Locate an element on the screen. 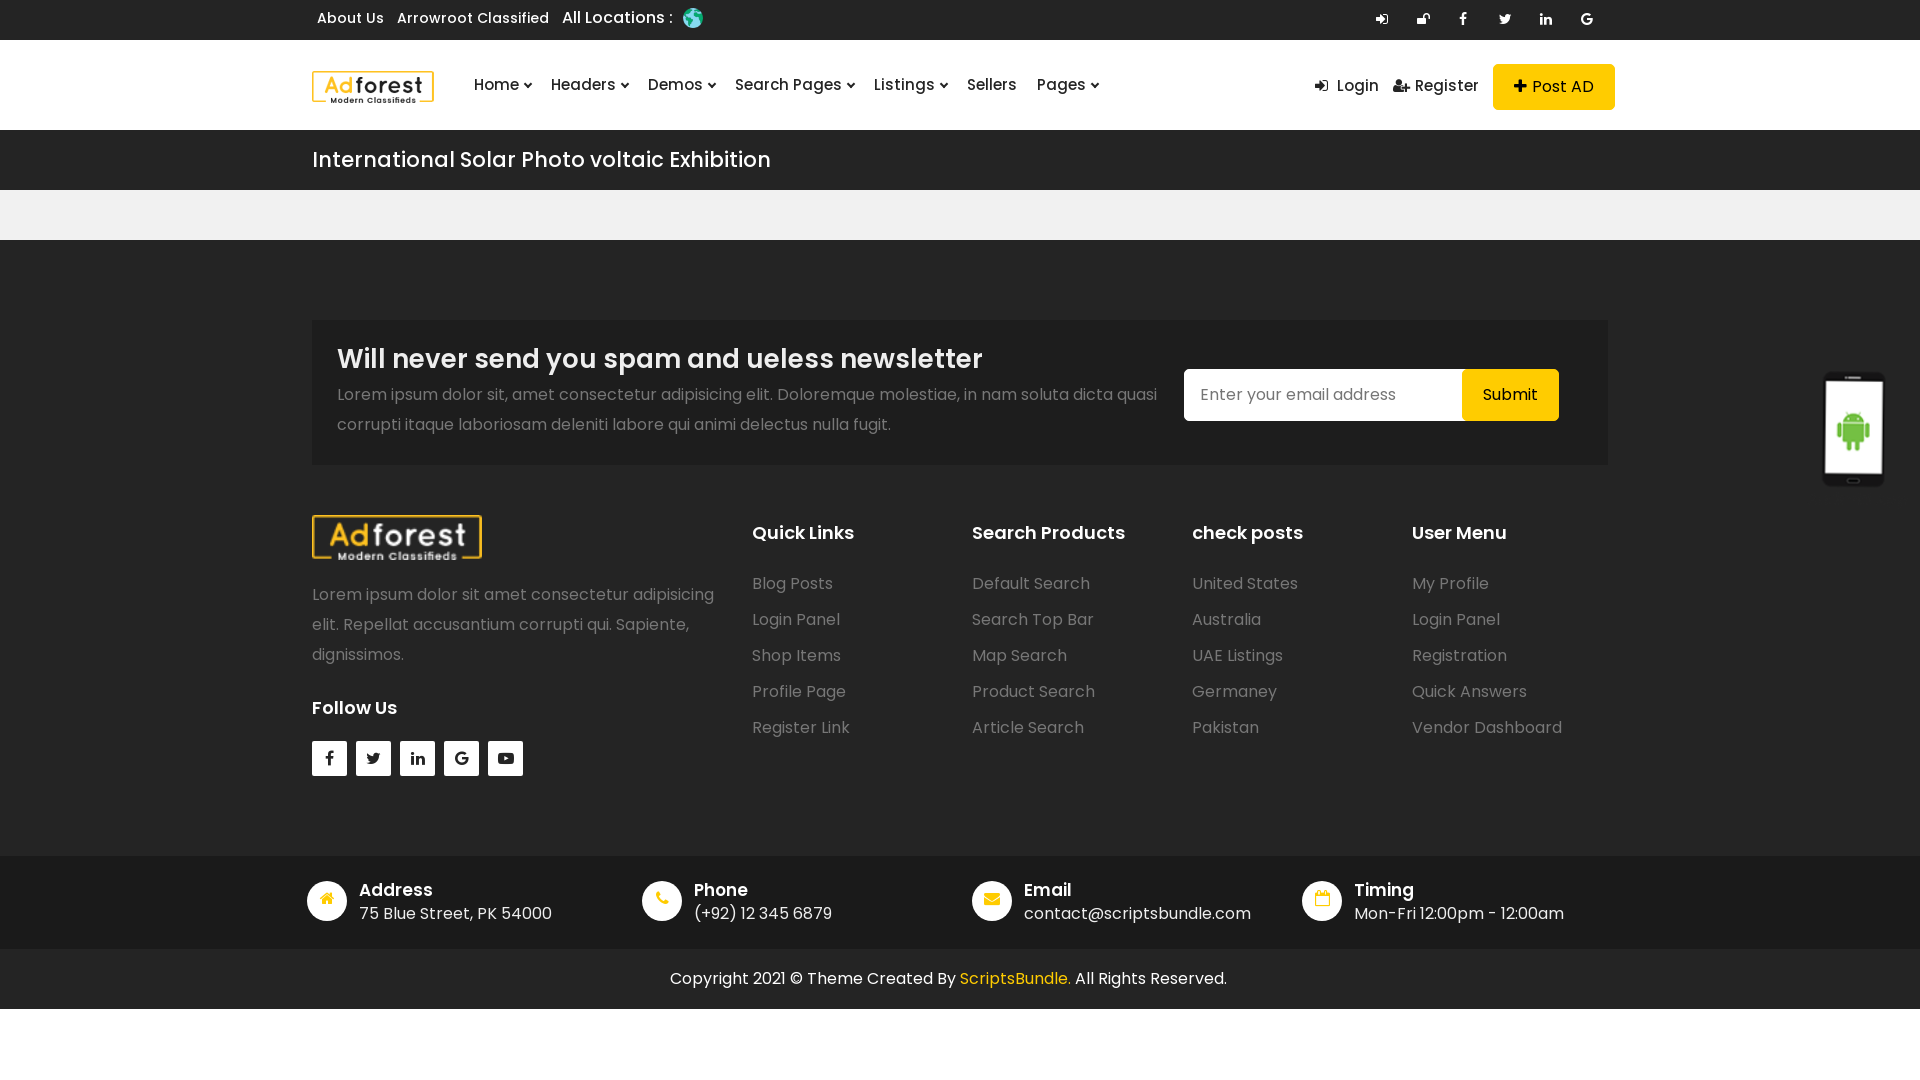  'Default Search' is located at coordinates (971, 583).